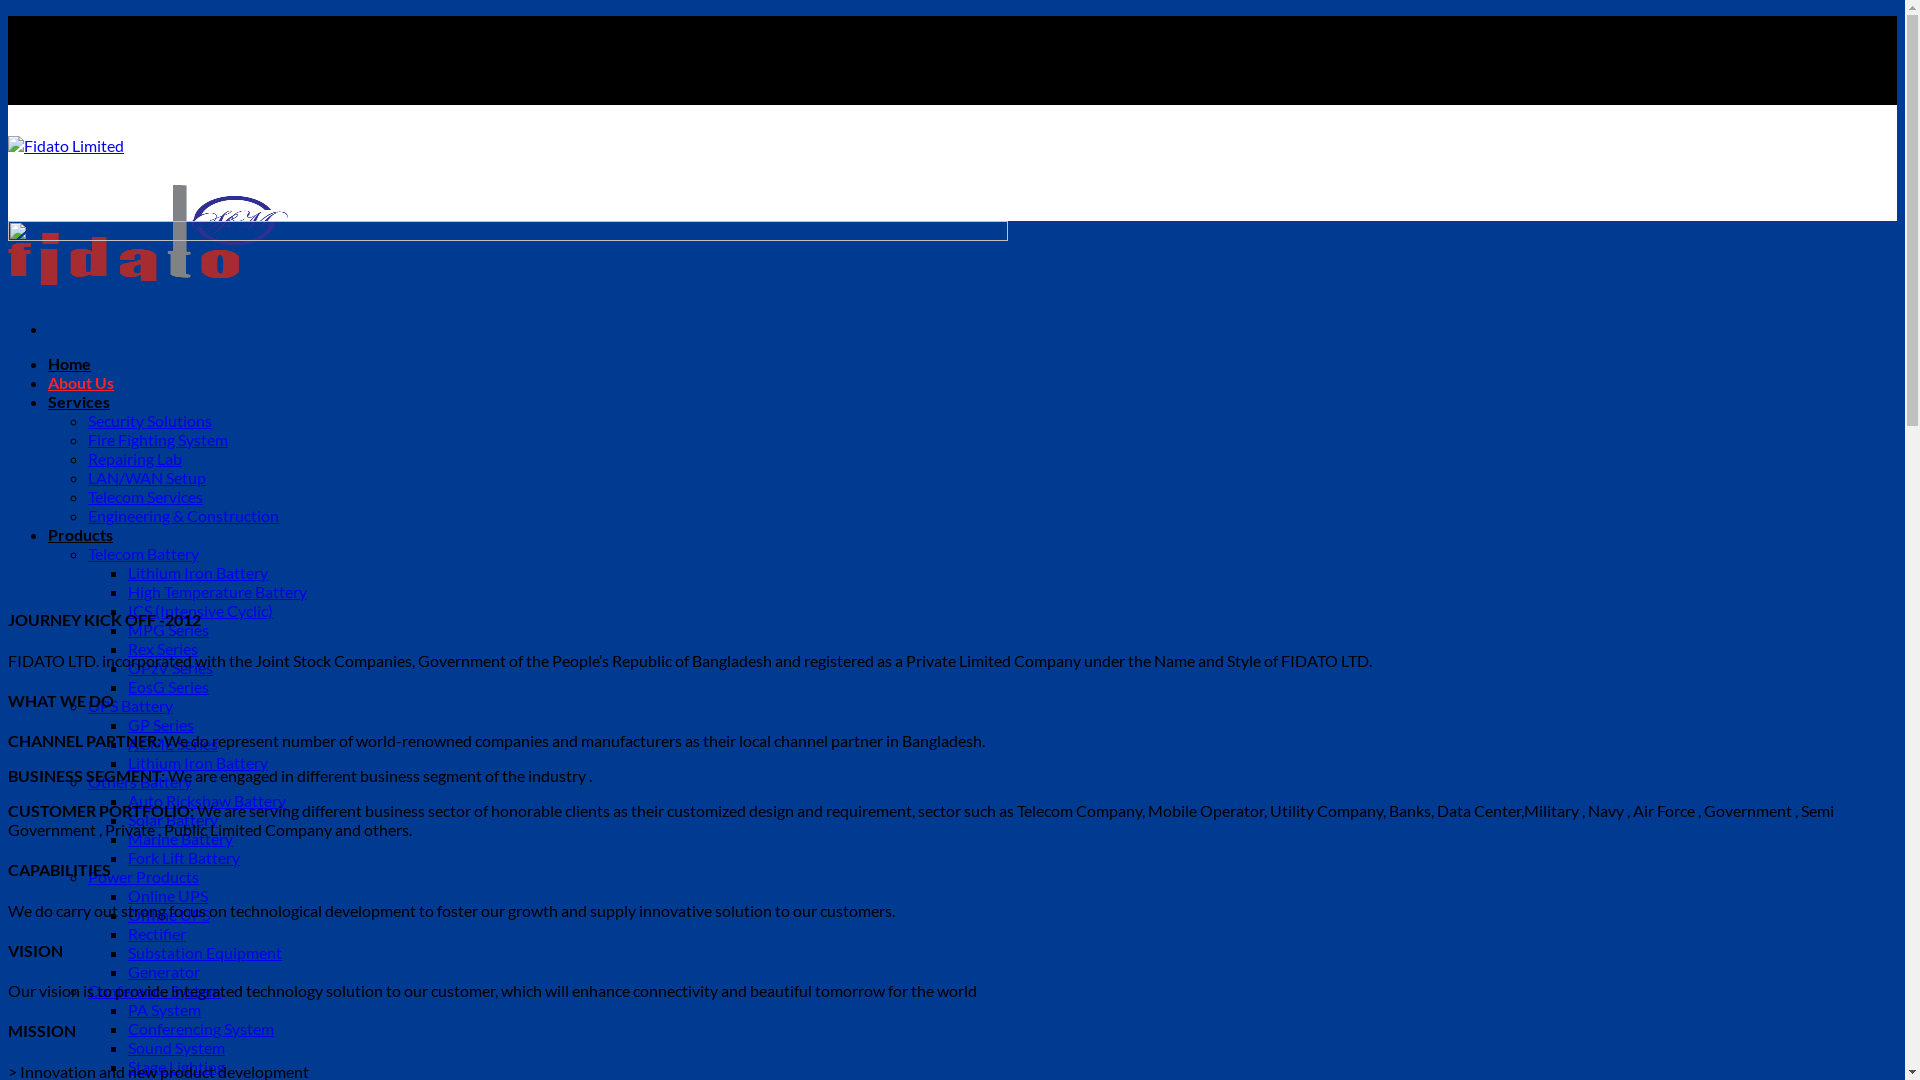  I want to click on 'Sound System', so click(176, 1046).